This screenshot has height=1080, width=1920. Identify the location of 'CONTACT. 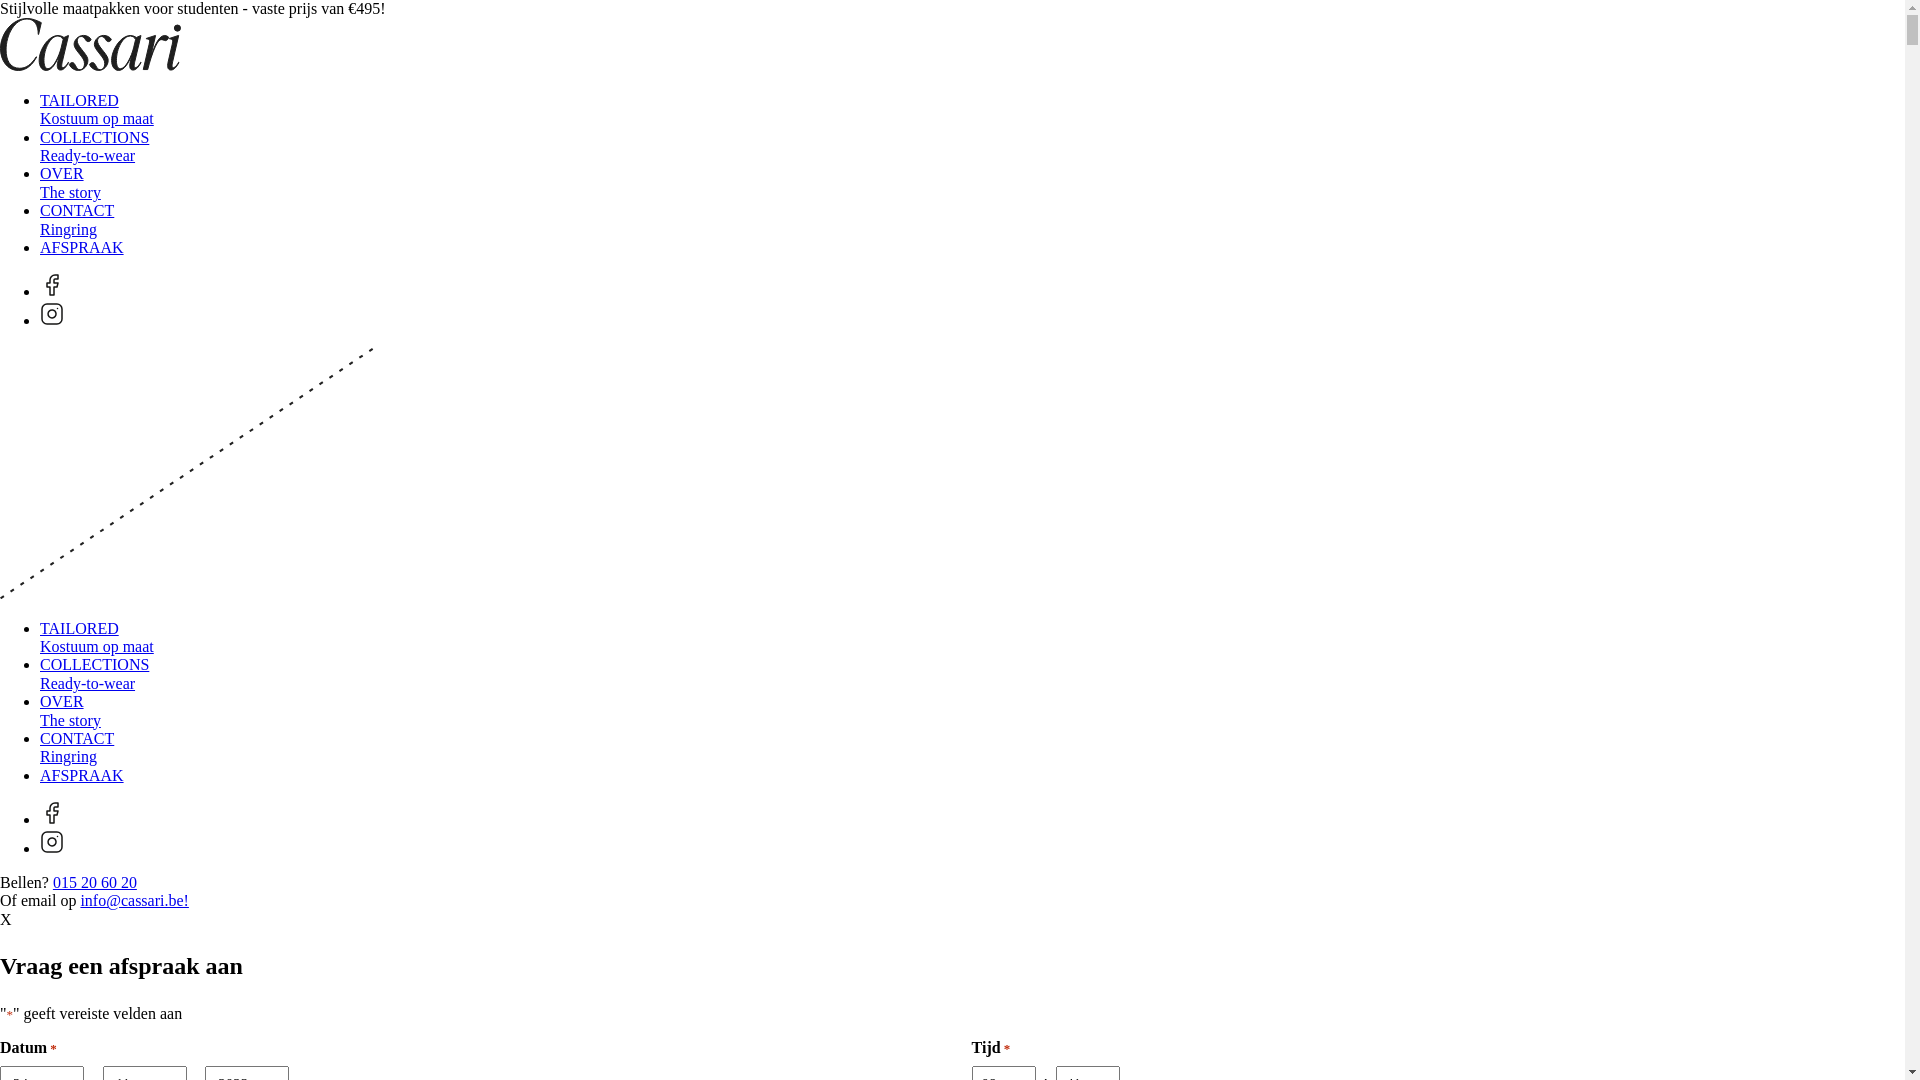
(76, 219).